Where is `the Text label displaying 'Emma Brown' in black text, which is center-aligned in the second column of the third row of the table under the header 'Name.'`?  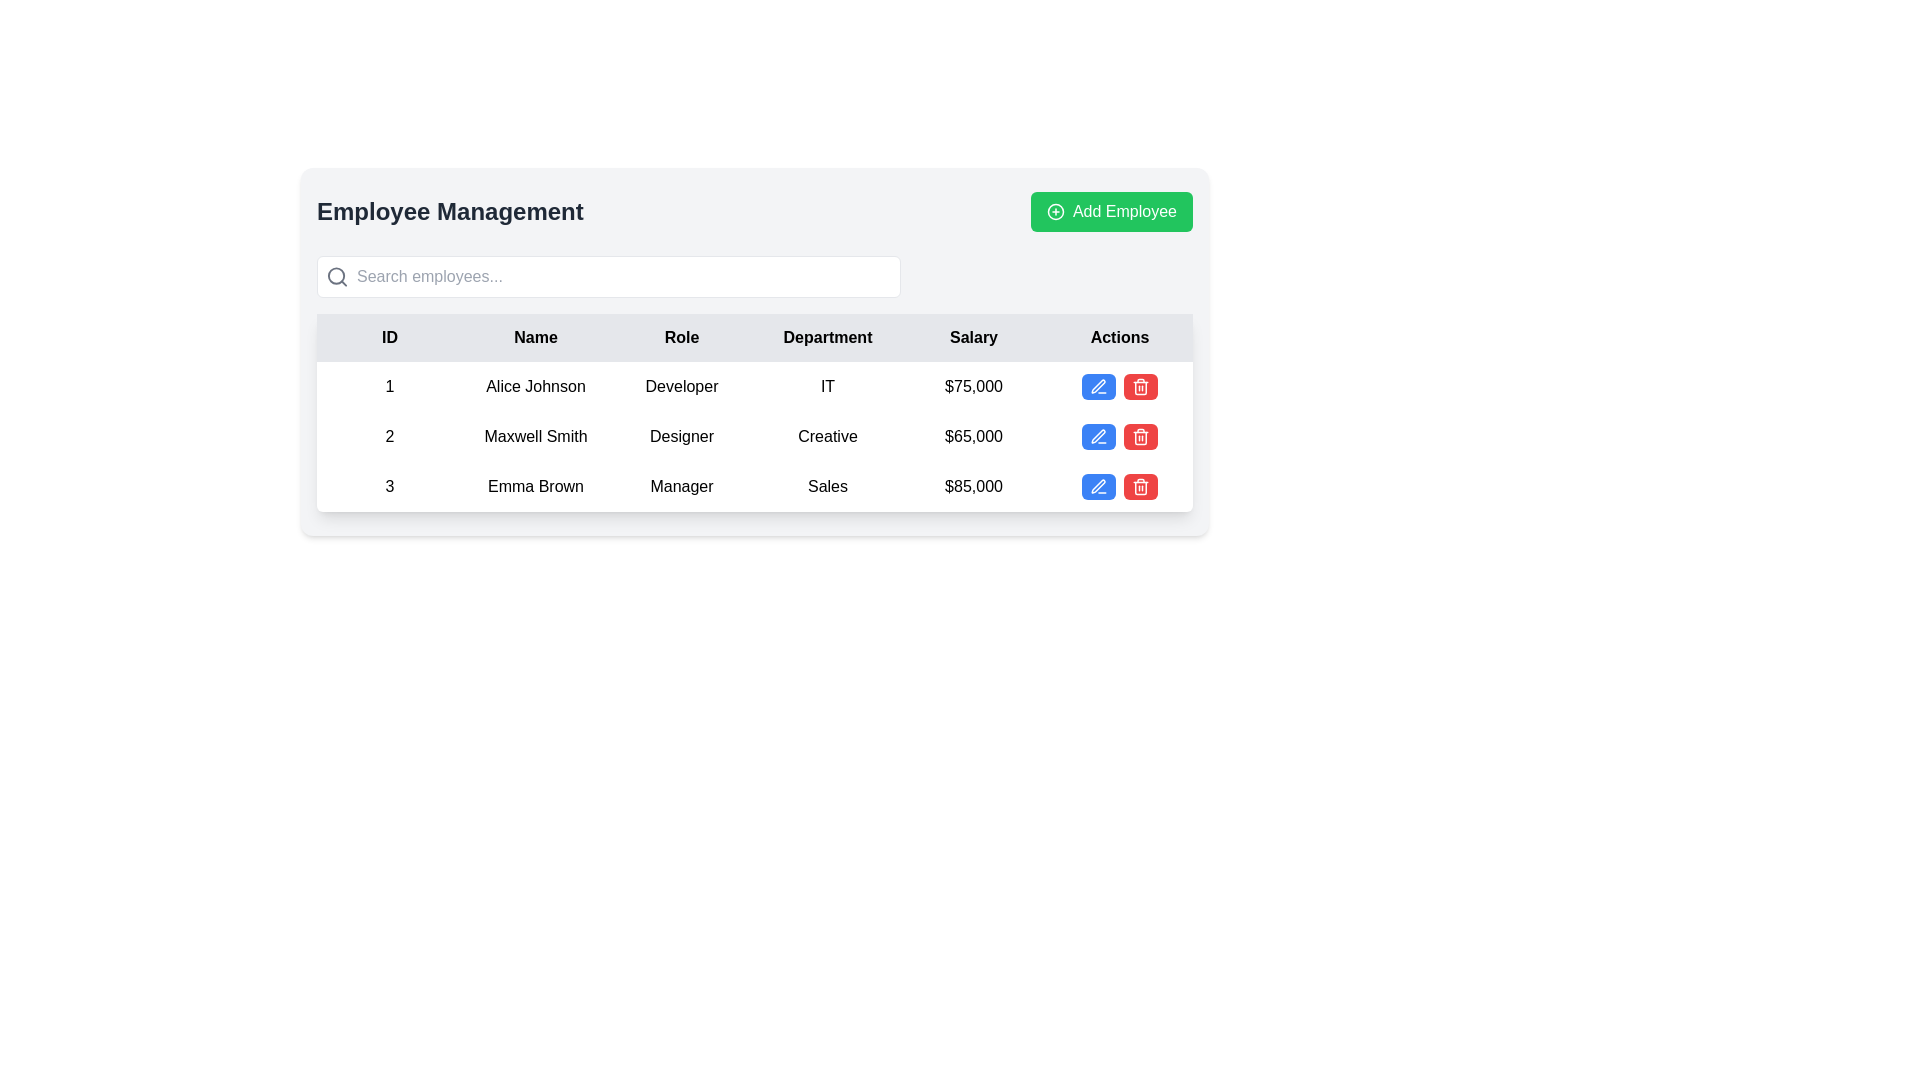
the Text label displaying 'Emma Brown' in black text, which is center-aligned in the second column of the third row of the table under the header 'Name.' is located at coordinates (536, 486).